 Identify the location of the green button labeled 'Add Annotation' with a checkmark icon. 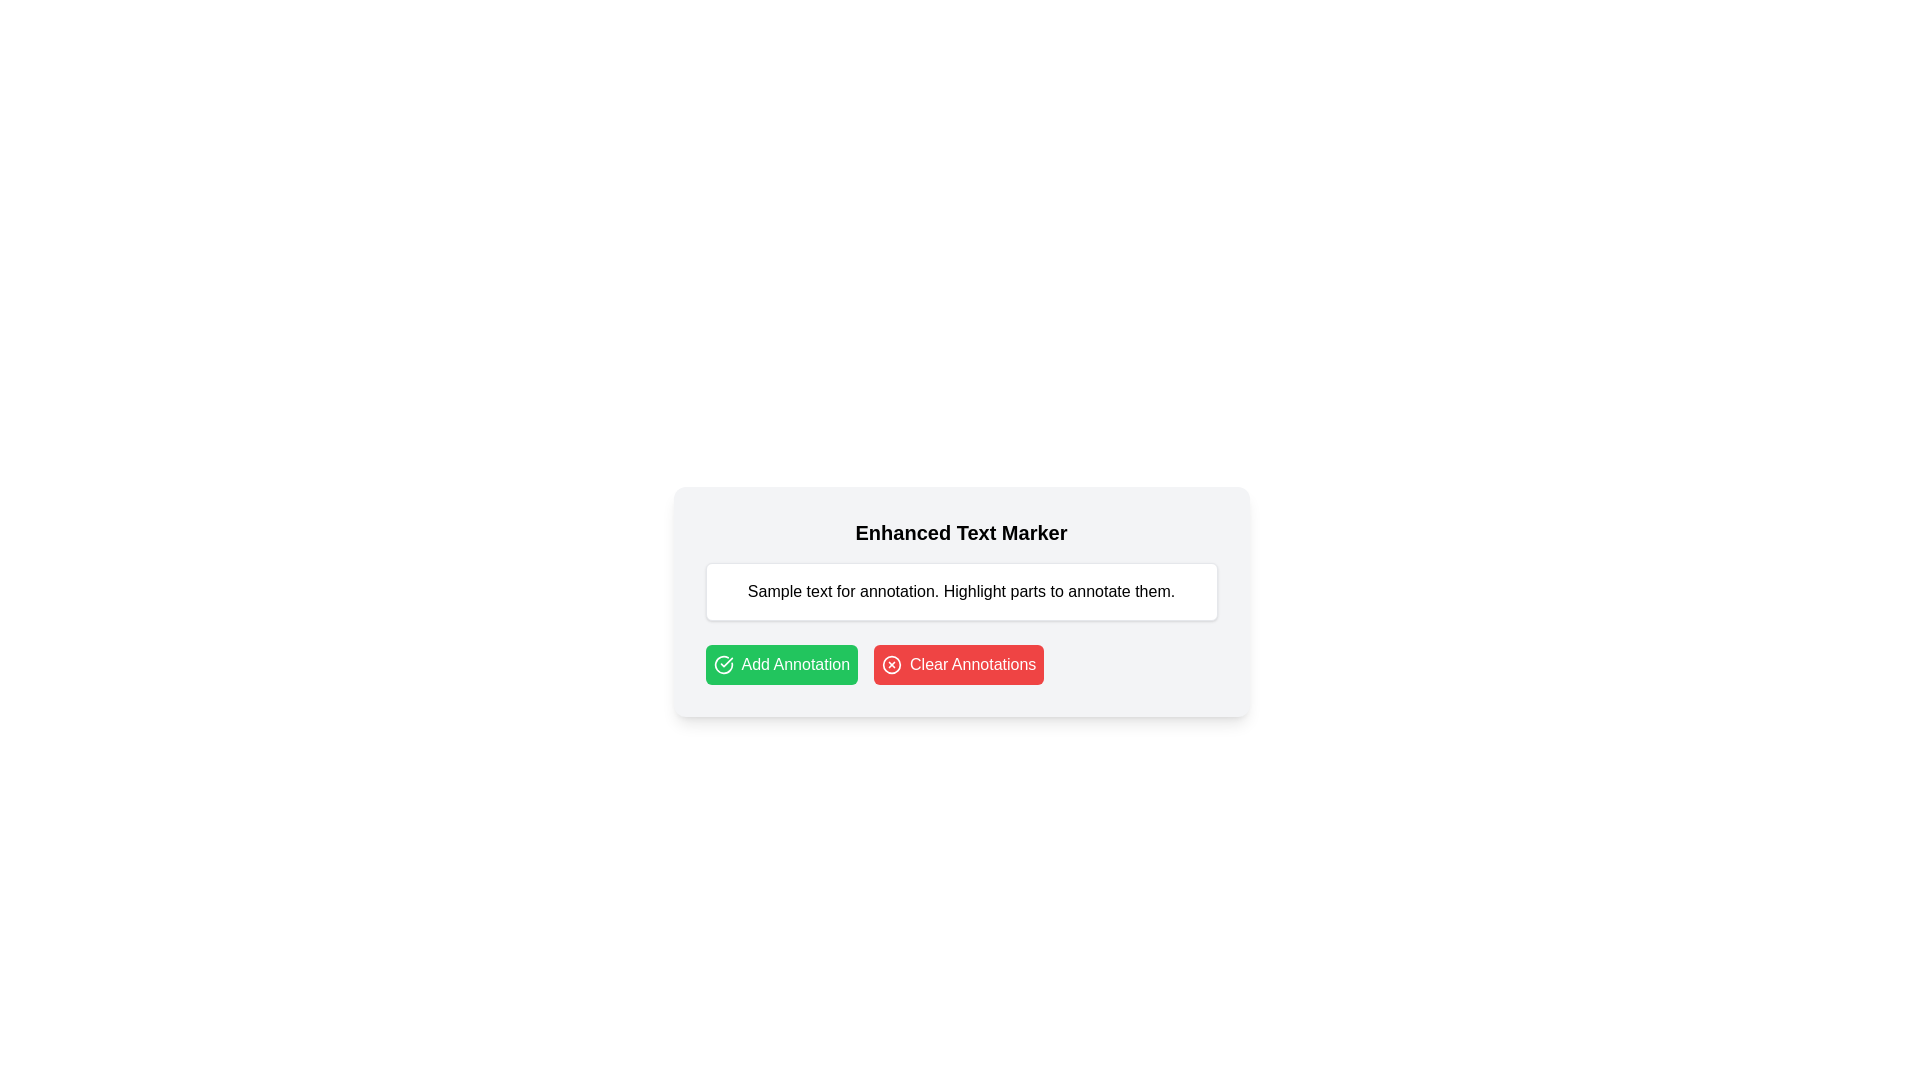
(780, 664).